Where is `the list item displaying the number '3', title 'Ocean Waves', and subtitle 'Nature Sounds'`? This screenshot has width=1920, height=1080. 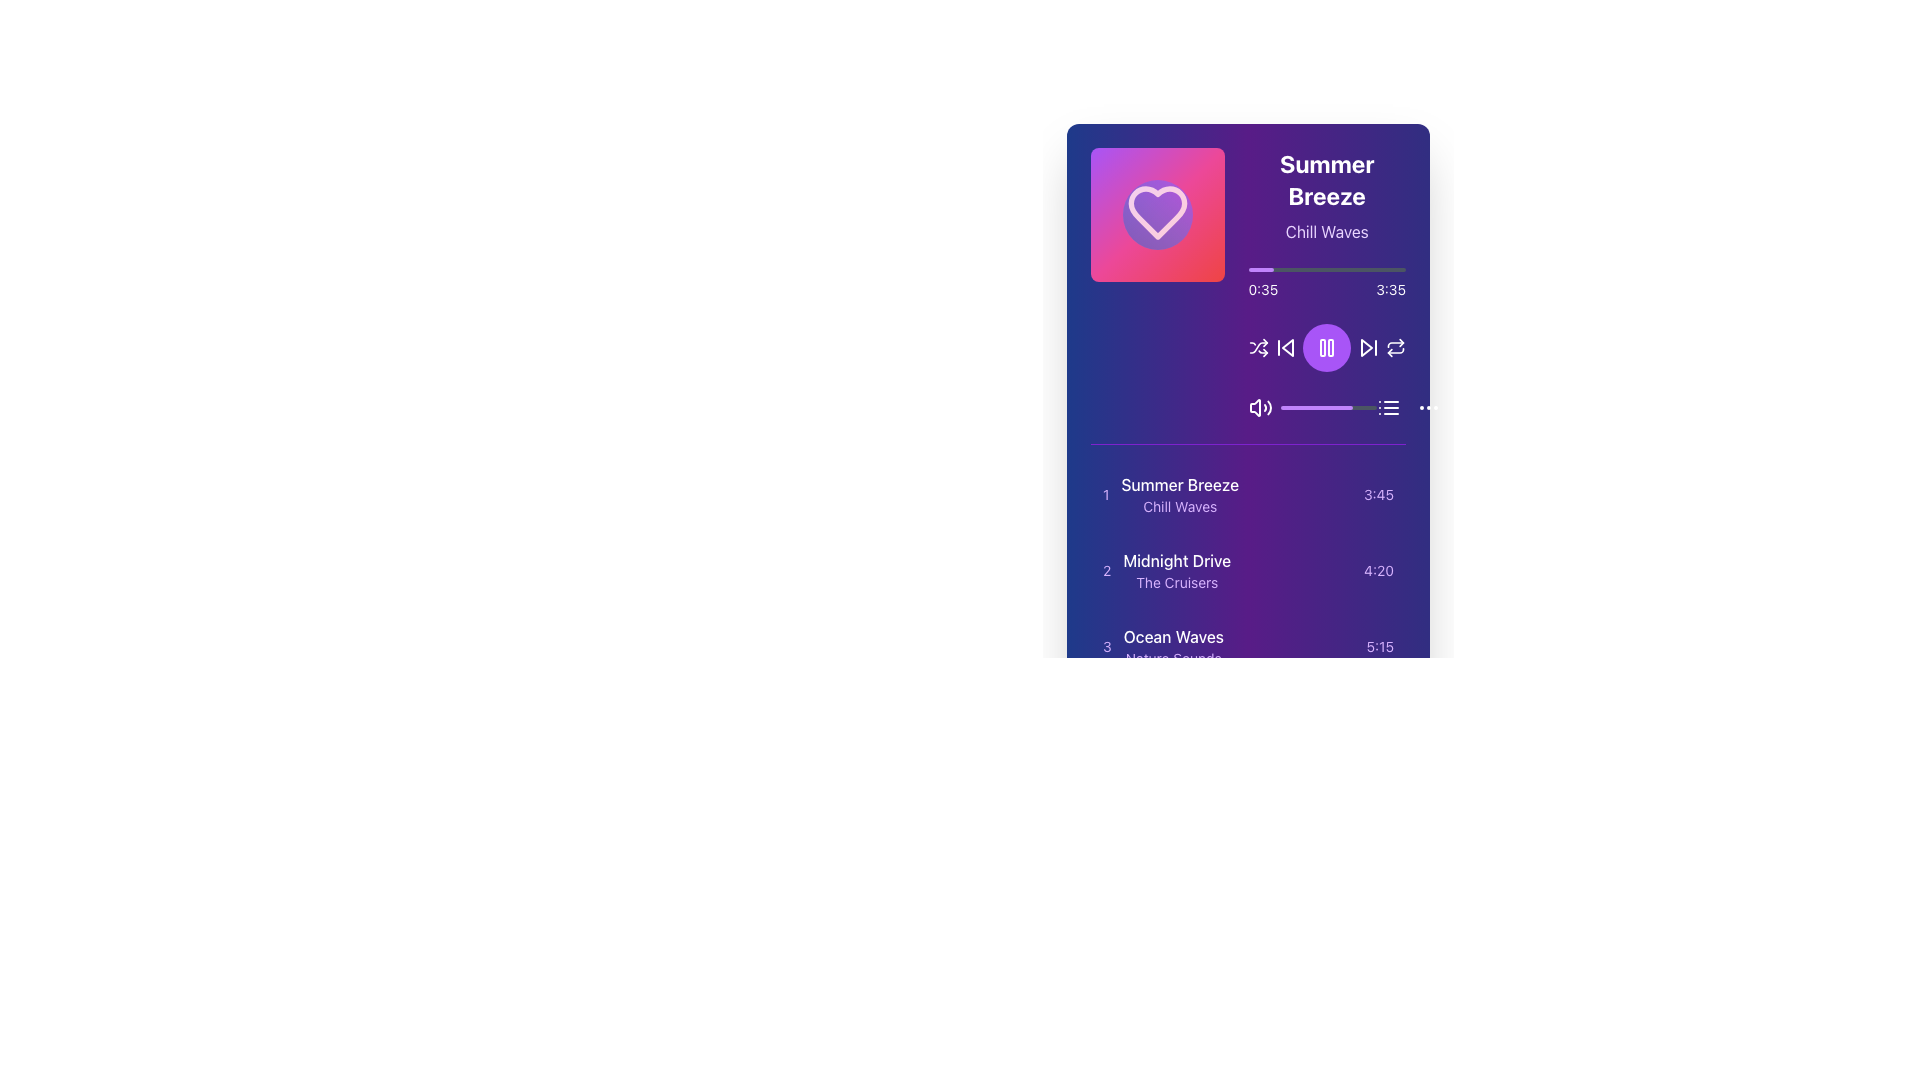
the list item displaying the number '3', title 'Ocean Waves', and subtitle 'Nature Sounds' is located at coordinates (1163, 647).